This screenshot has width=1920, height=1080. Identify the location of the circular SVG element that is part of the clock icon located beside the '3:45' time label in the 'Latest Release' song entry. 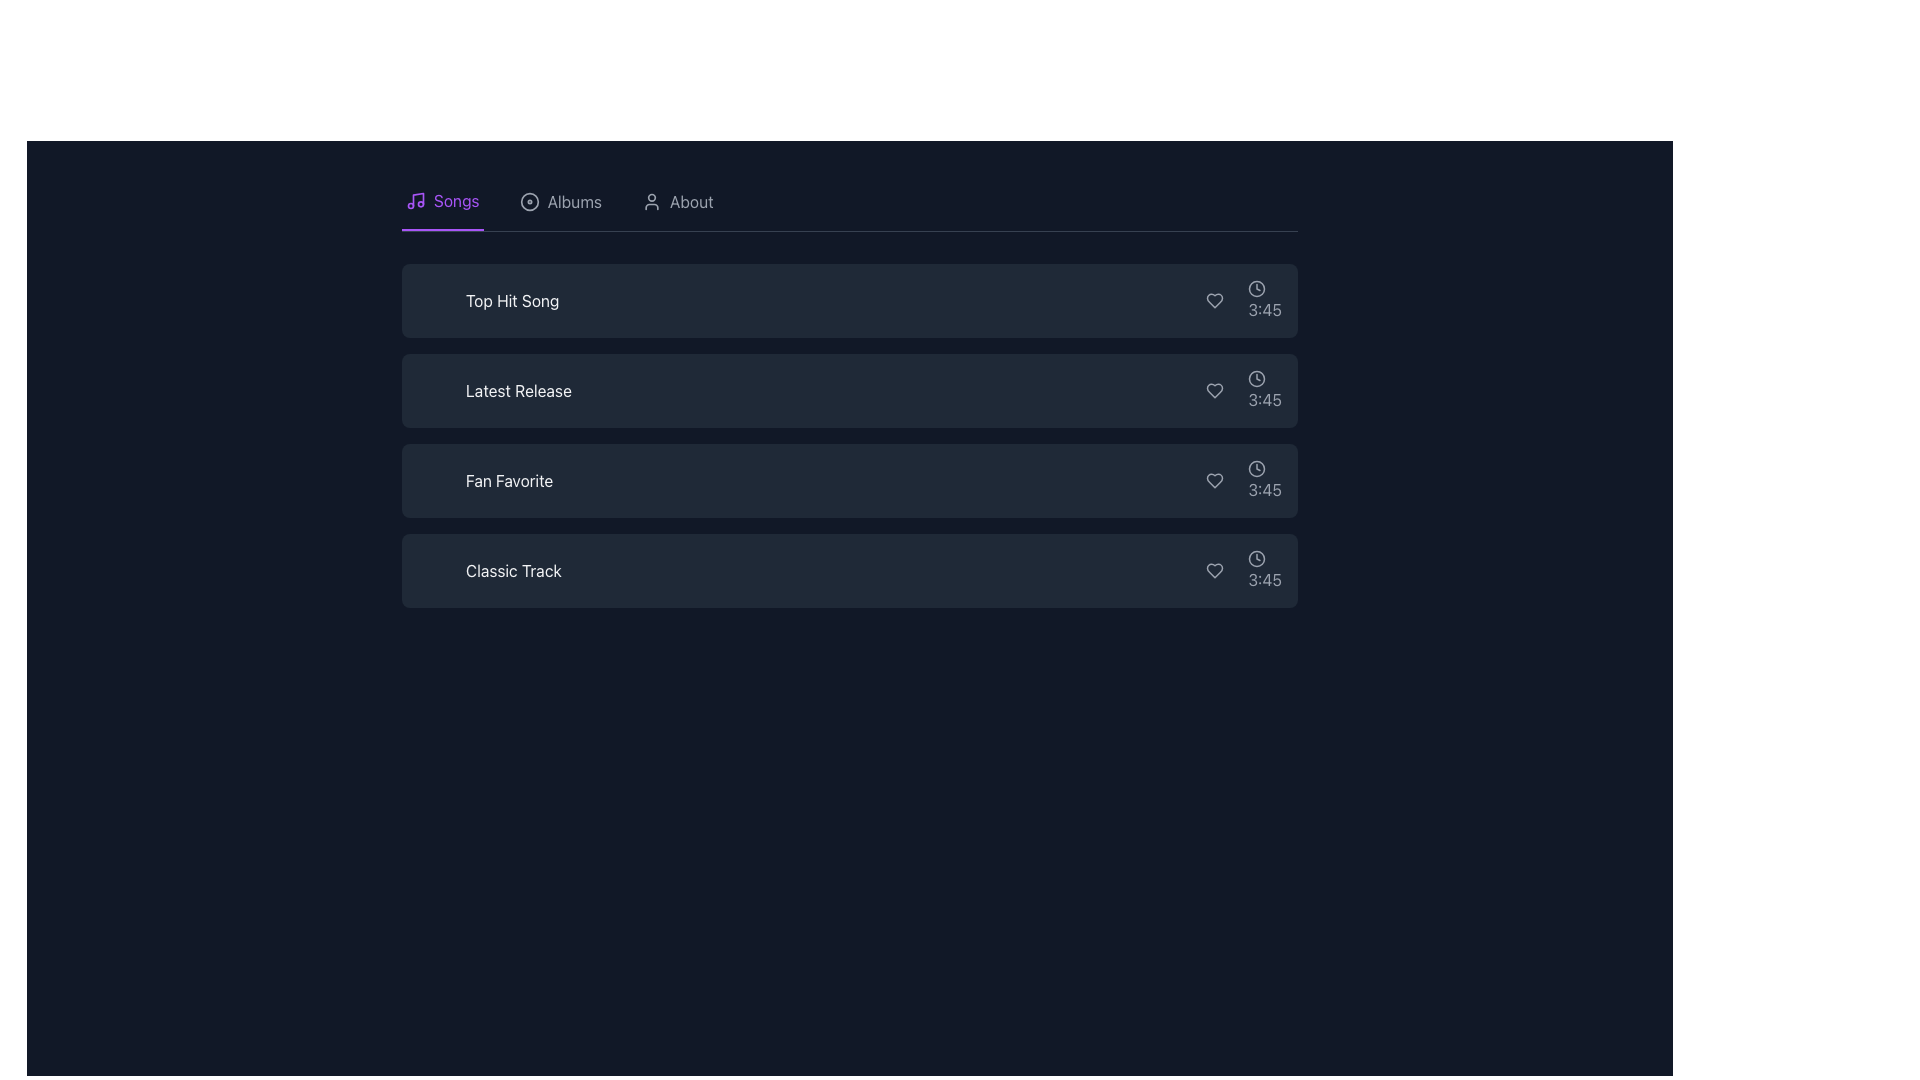
(1256, 378).